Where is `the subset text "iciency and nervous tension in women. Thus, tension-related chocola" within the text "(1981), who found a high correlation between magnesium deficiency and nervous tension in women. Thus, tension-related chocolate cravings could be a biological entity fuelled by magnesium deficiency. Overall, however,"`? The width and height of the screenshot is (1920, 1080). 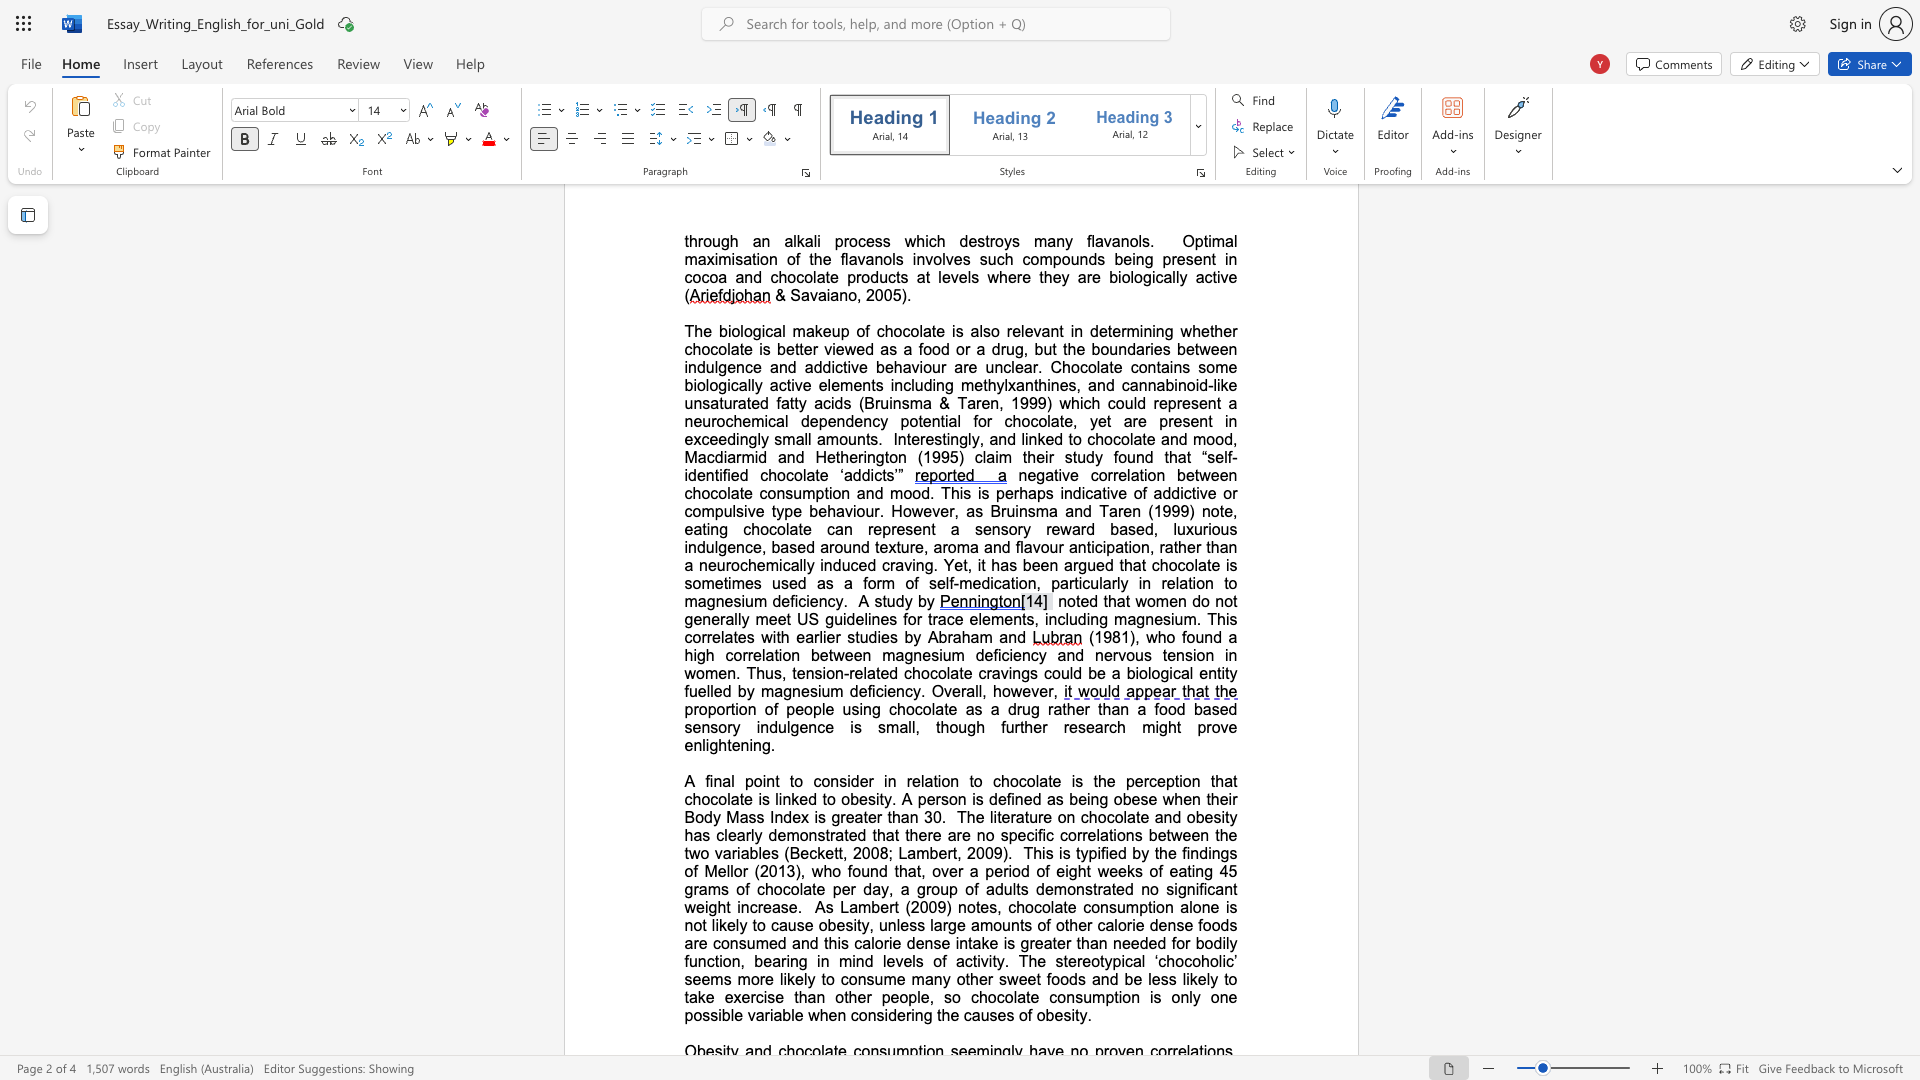 the subset text "iciency and nervous tension in women. Thus, tension-related chocola" within the text "(1981), who found a high correlation between magnesium deficiency and nervous tension in women. Thus, tension-related chocolate cravings could be a biological entity fuelled by magnesium deficiency. Overall, however," is located at coordinates (997, 655).